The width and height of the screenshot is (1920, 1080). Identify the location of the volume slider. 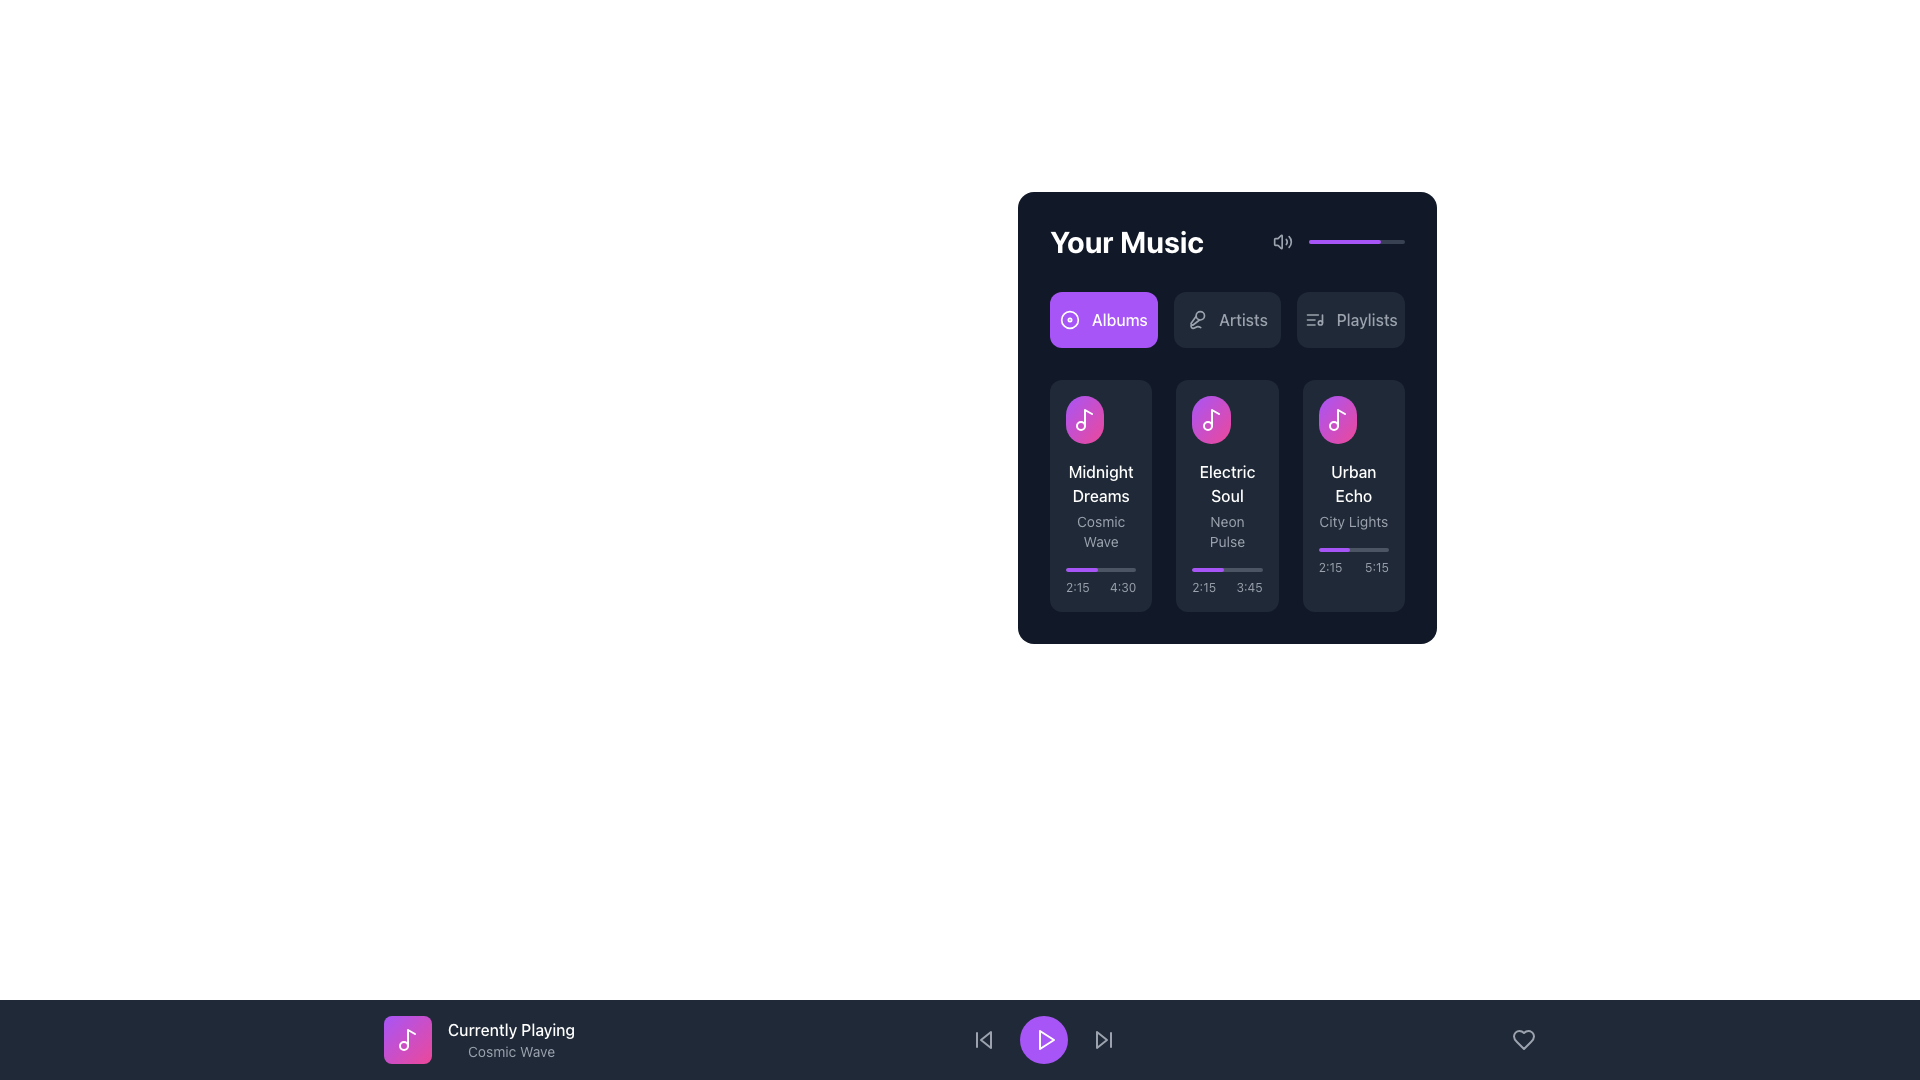
(1378, 241).